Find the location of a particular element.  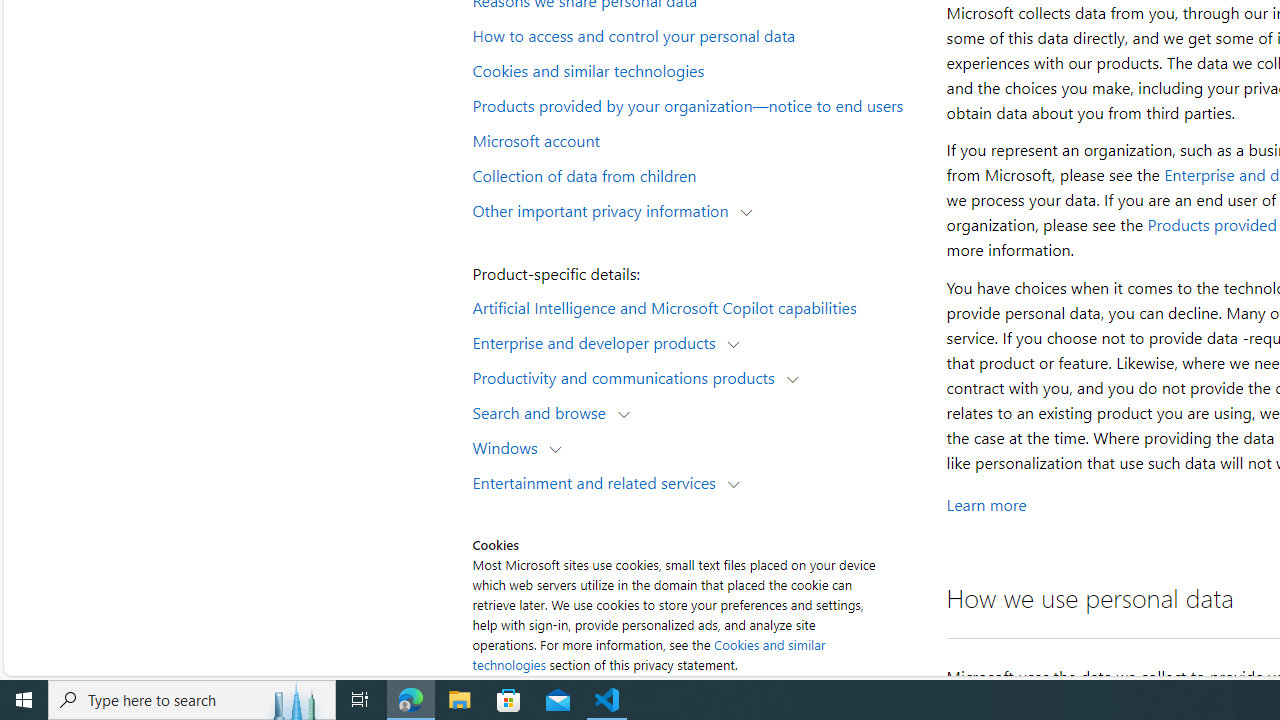

'How to access and control your personal data' is located at coordinates (696, 35).